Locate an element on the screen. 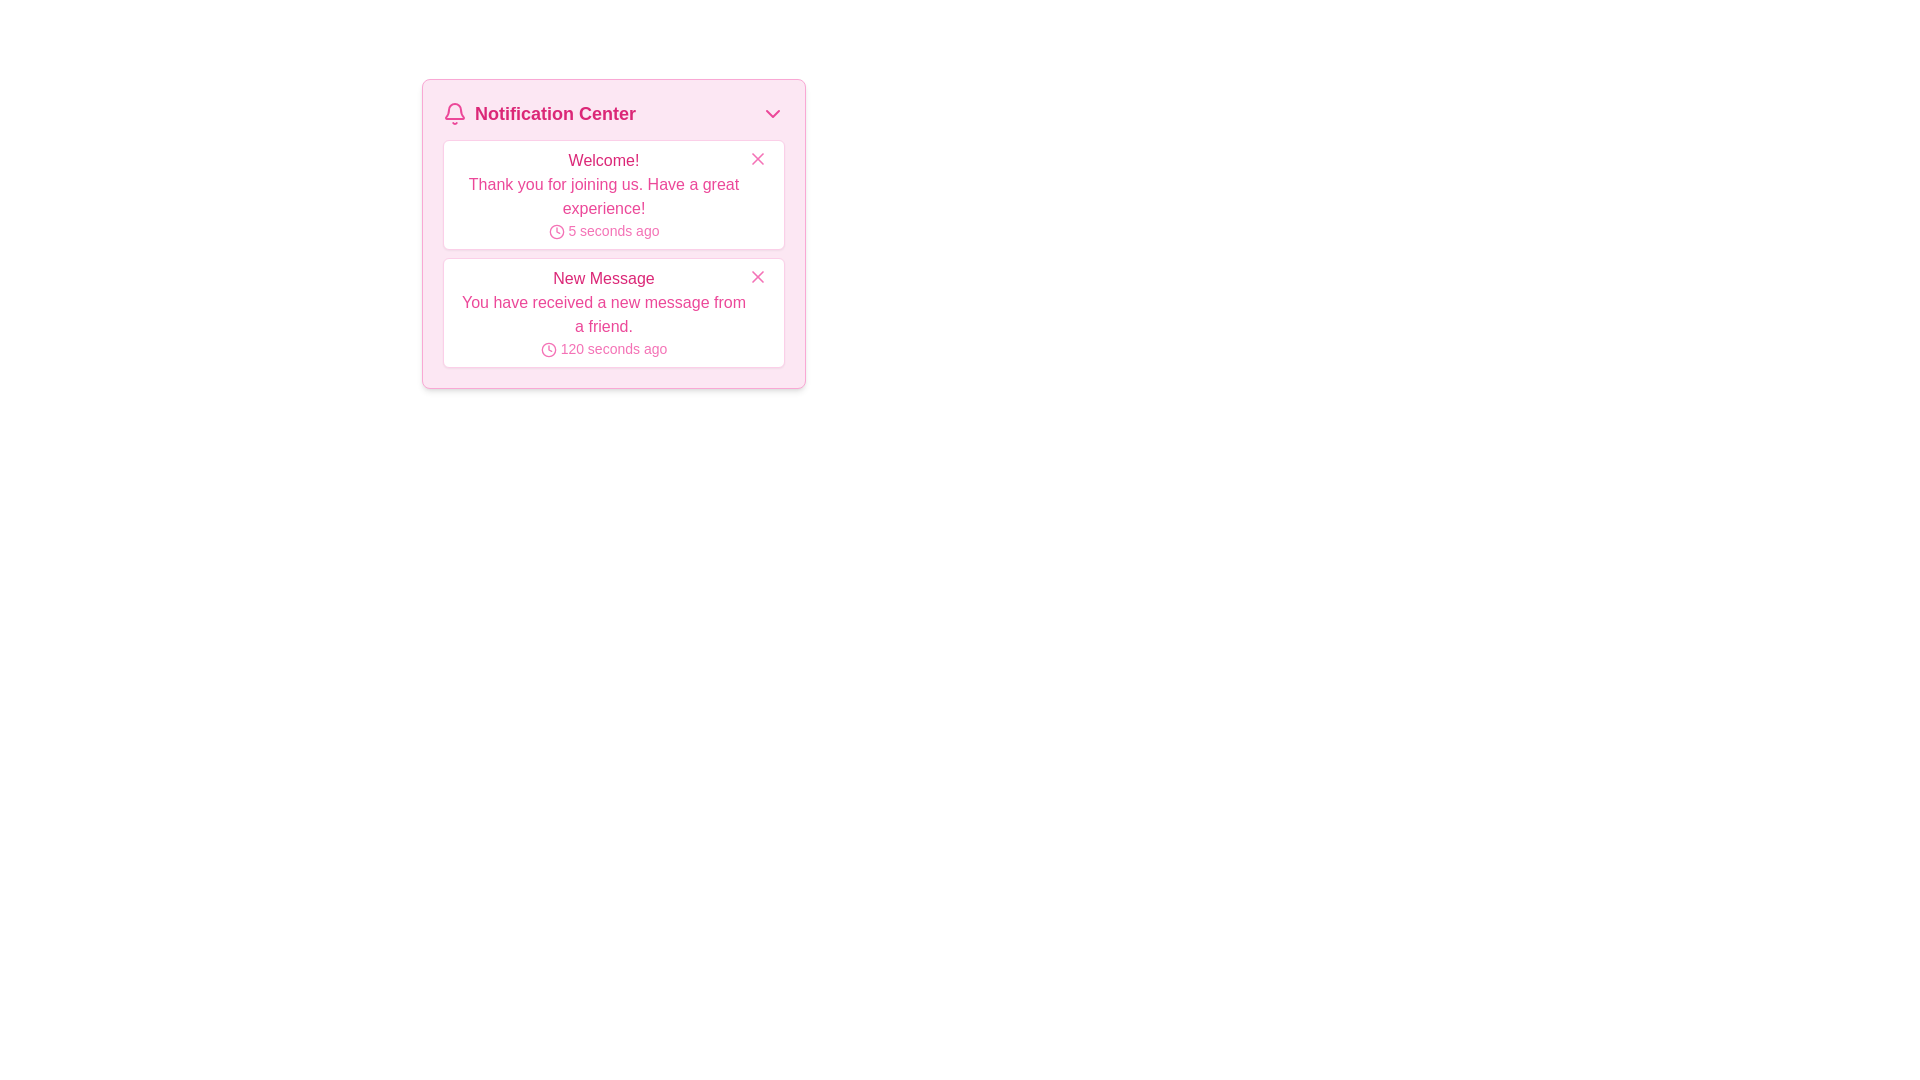 The height and width of the screenshot is (1080, 1920). notification message from the second notification card in the Notification Center, which contains the title 'New Message', the content 'You have received a new message from a friend.', and the timestamp '120 seconds ago' is located at coordinates (603, 312).